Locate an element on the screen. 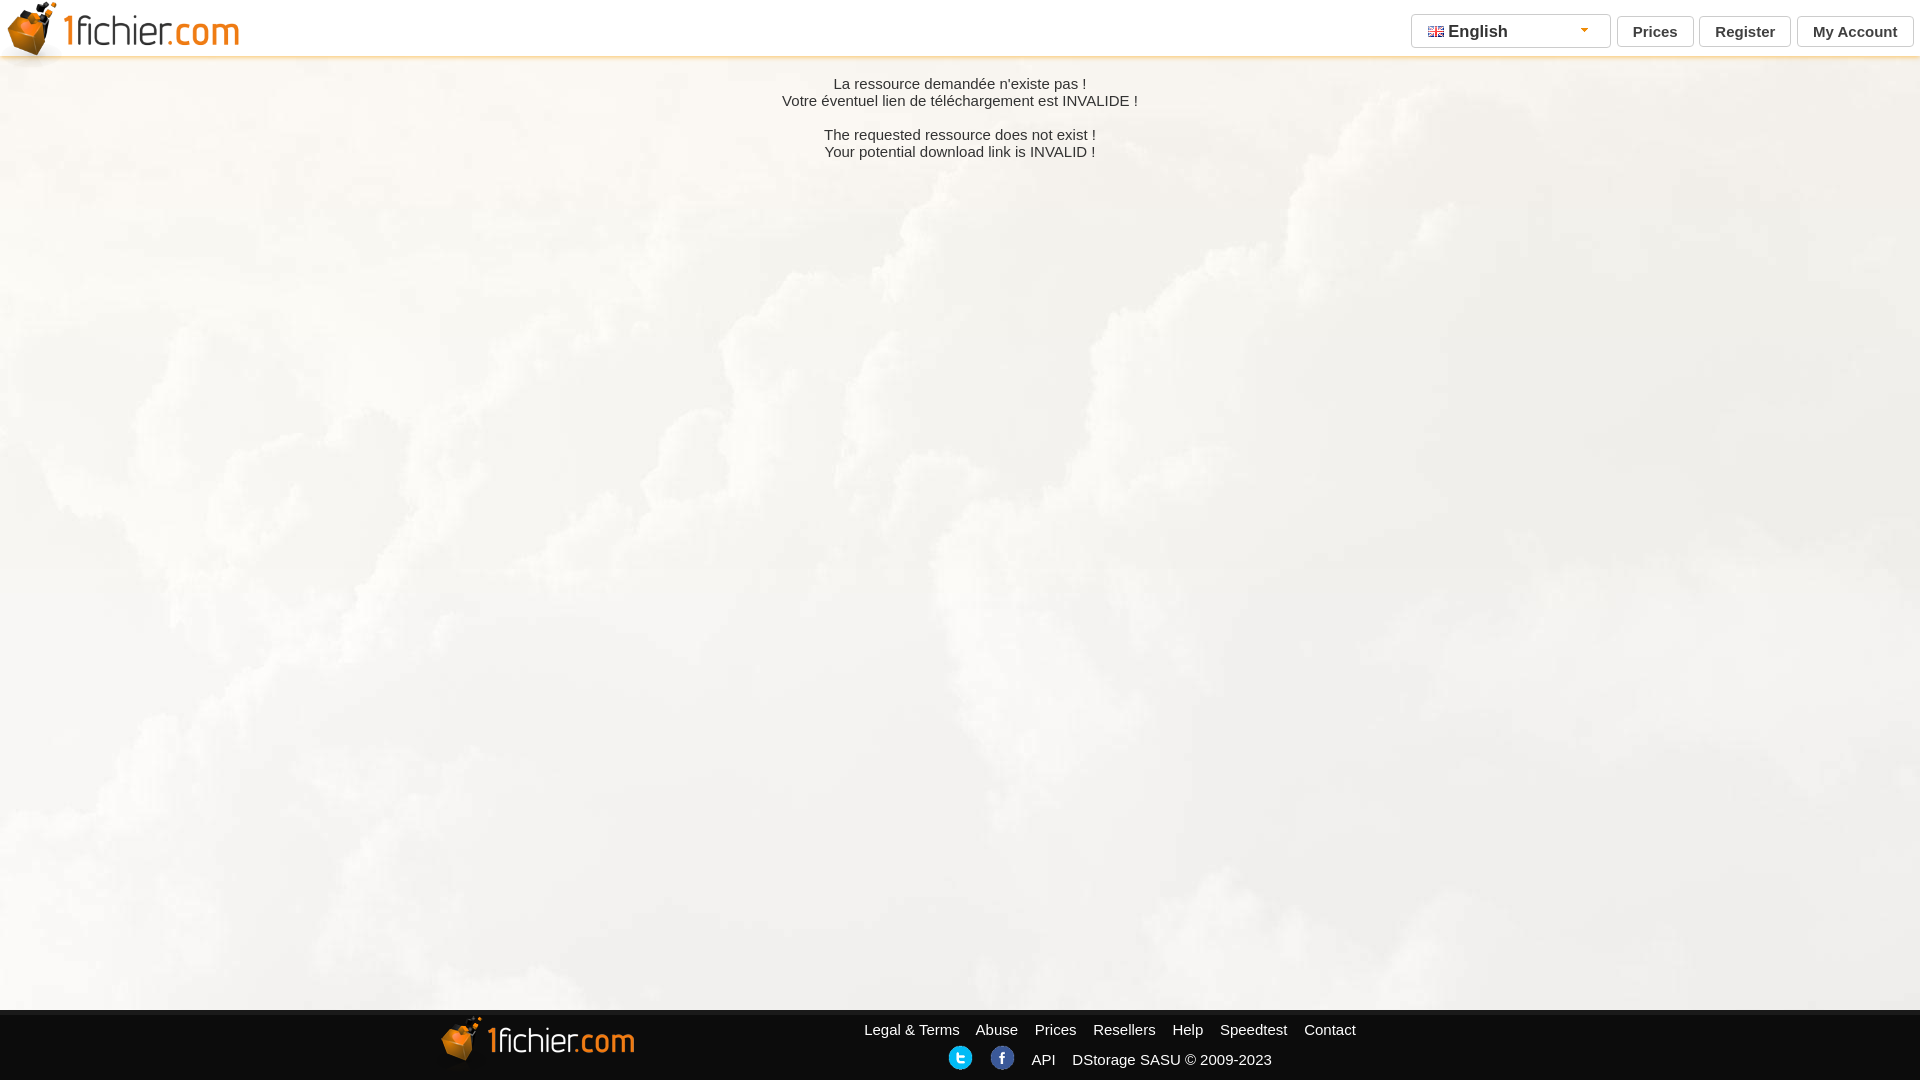 The image size is (1920, 1080). 'Resellers' is located at coordinates (1124, 1029).